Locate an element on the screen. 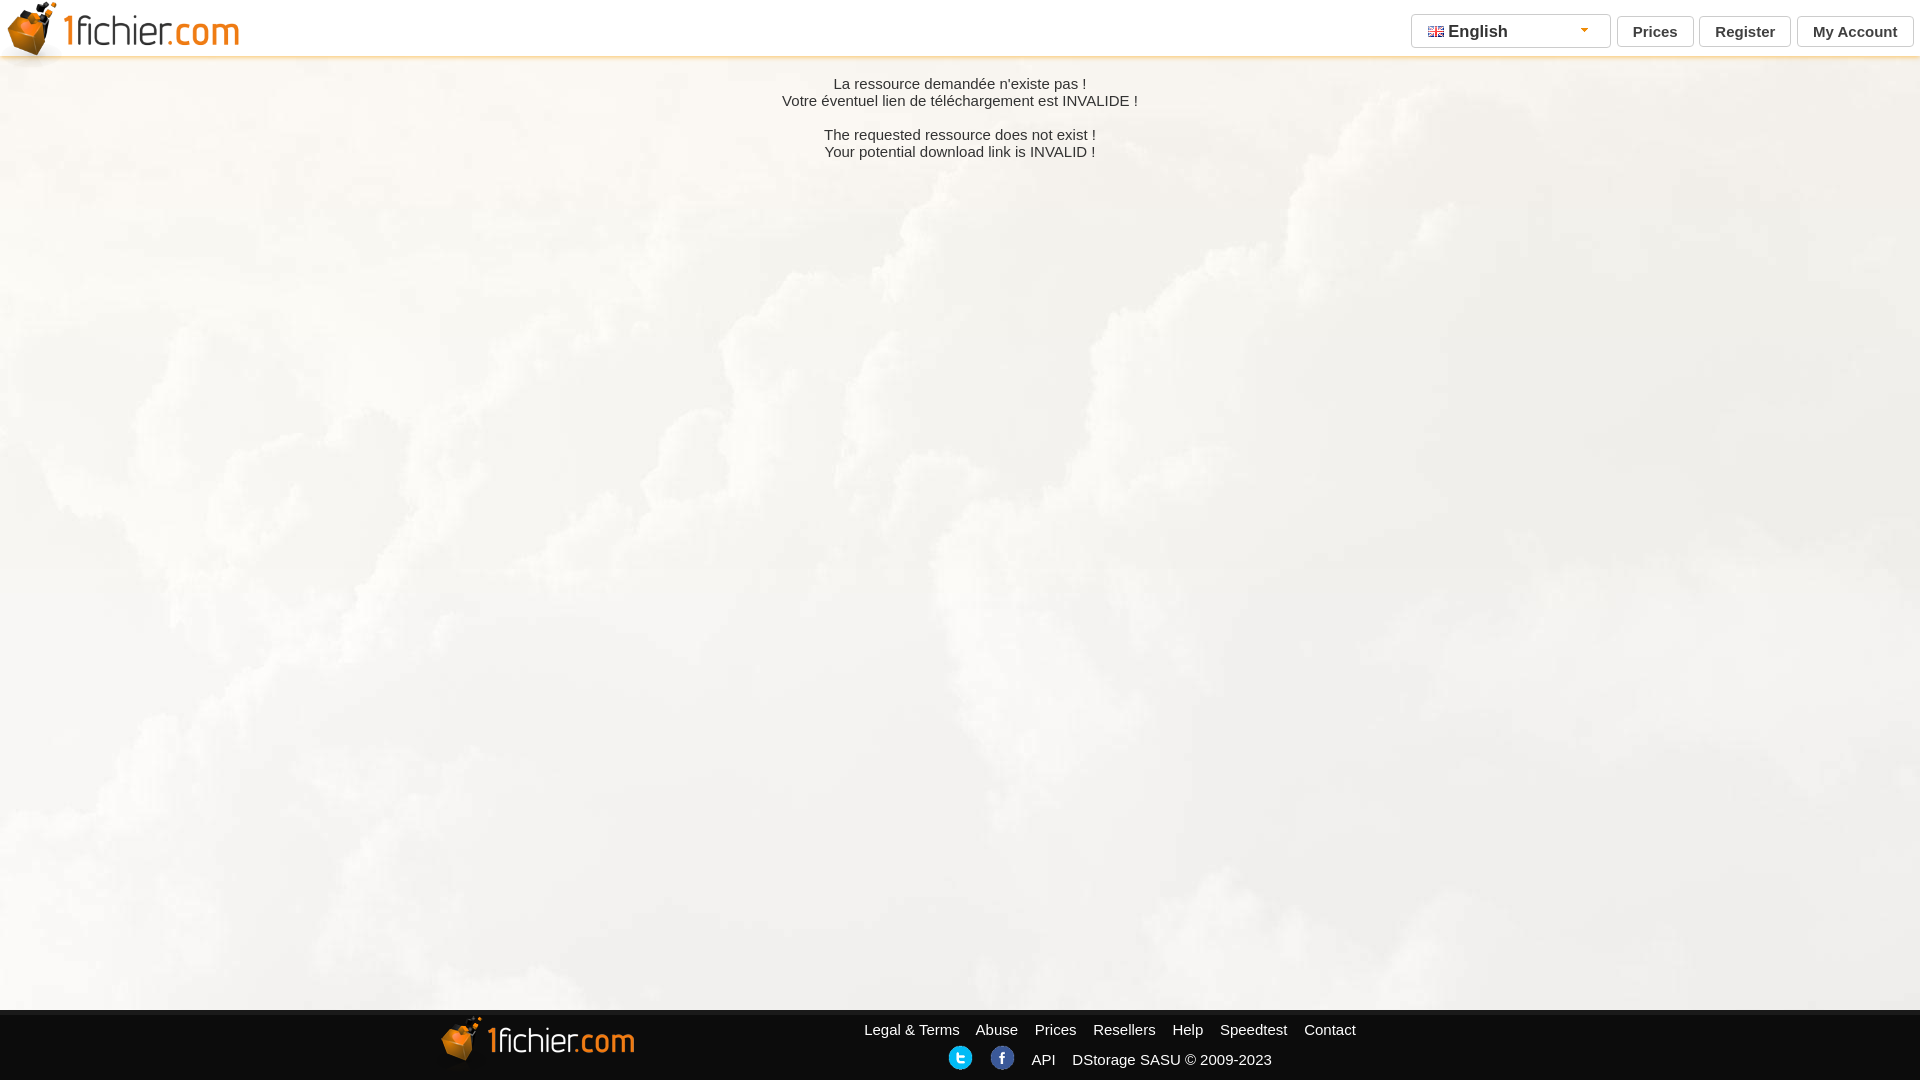 The image size is (1920, 1080). 'Resellers' is located at coordinates (1124, 1029).